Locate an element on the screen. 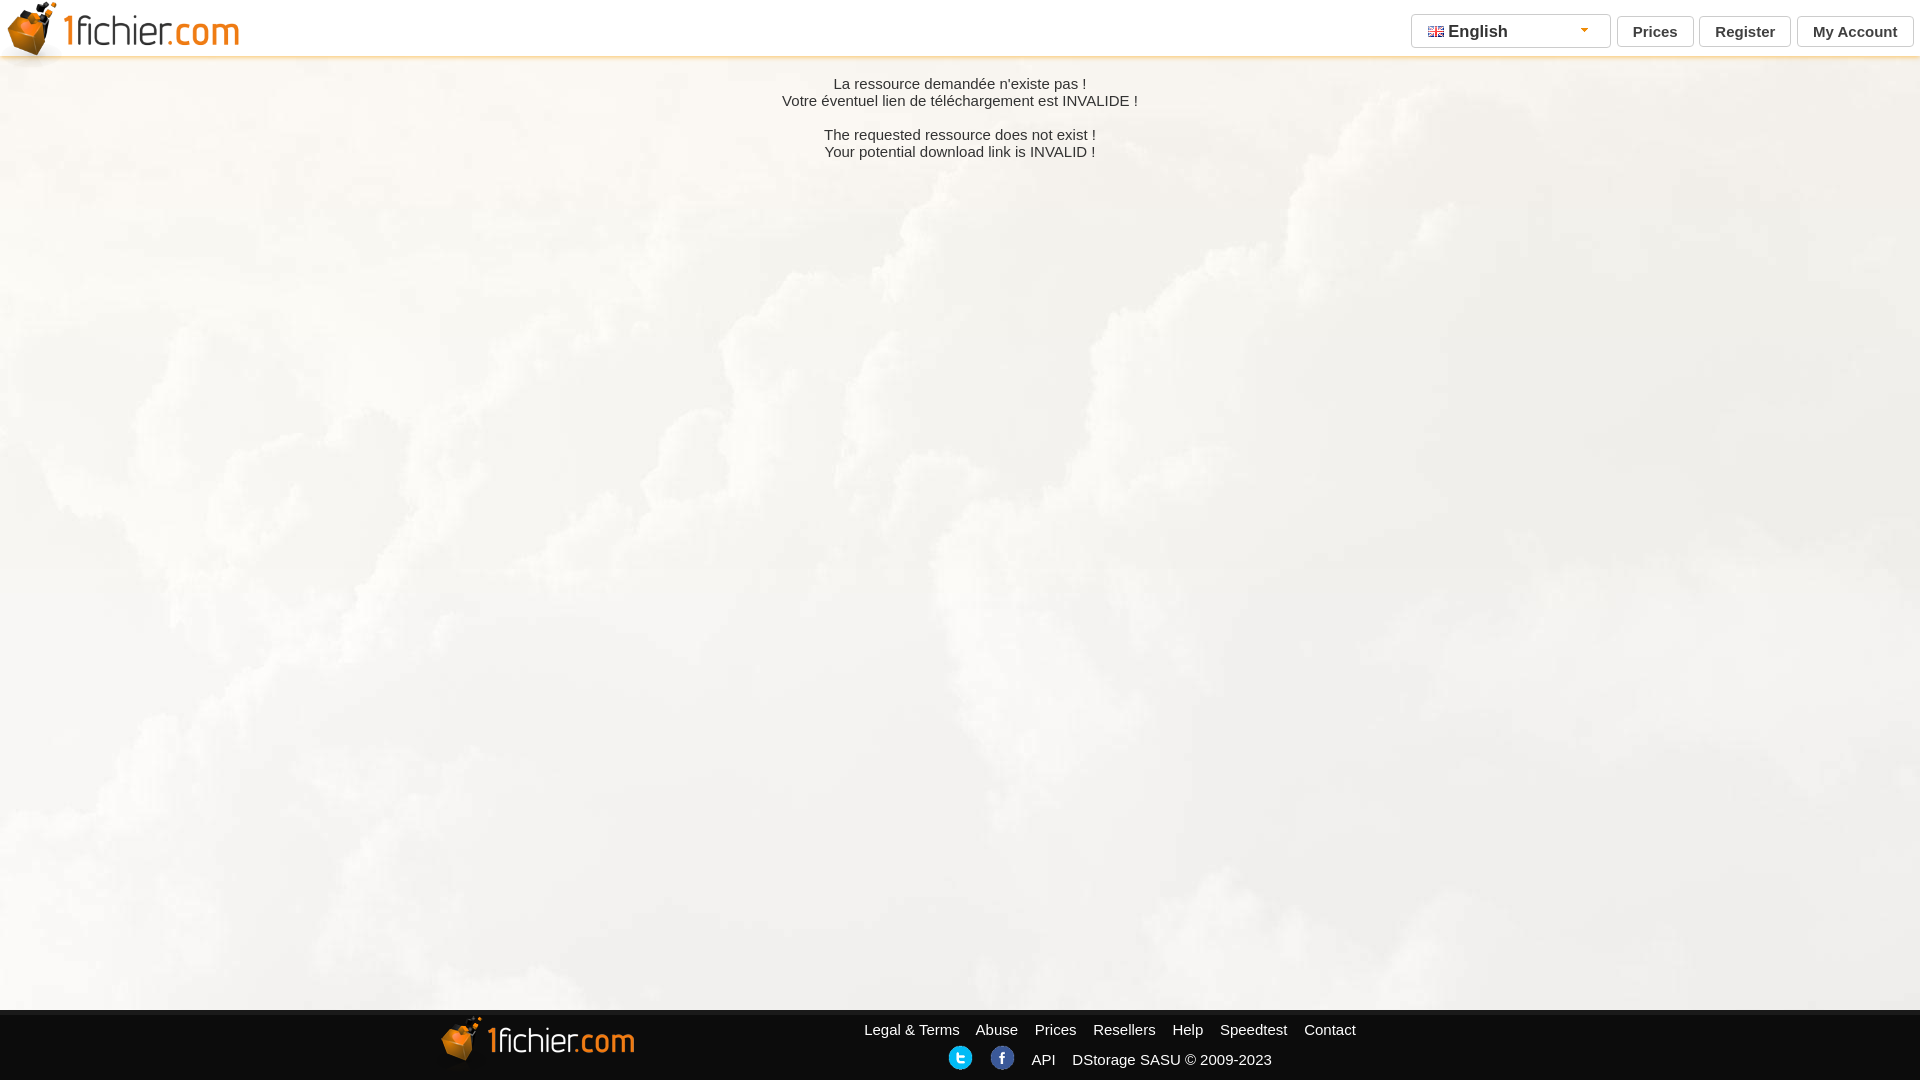 The image size is (1920, 1080). 'Resellers' is located at coordinates (1124, 1029).